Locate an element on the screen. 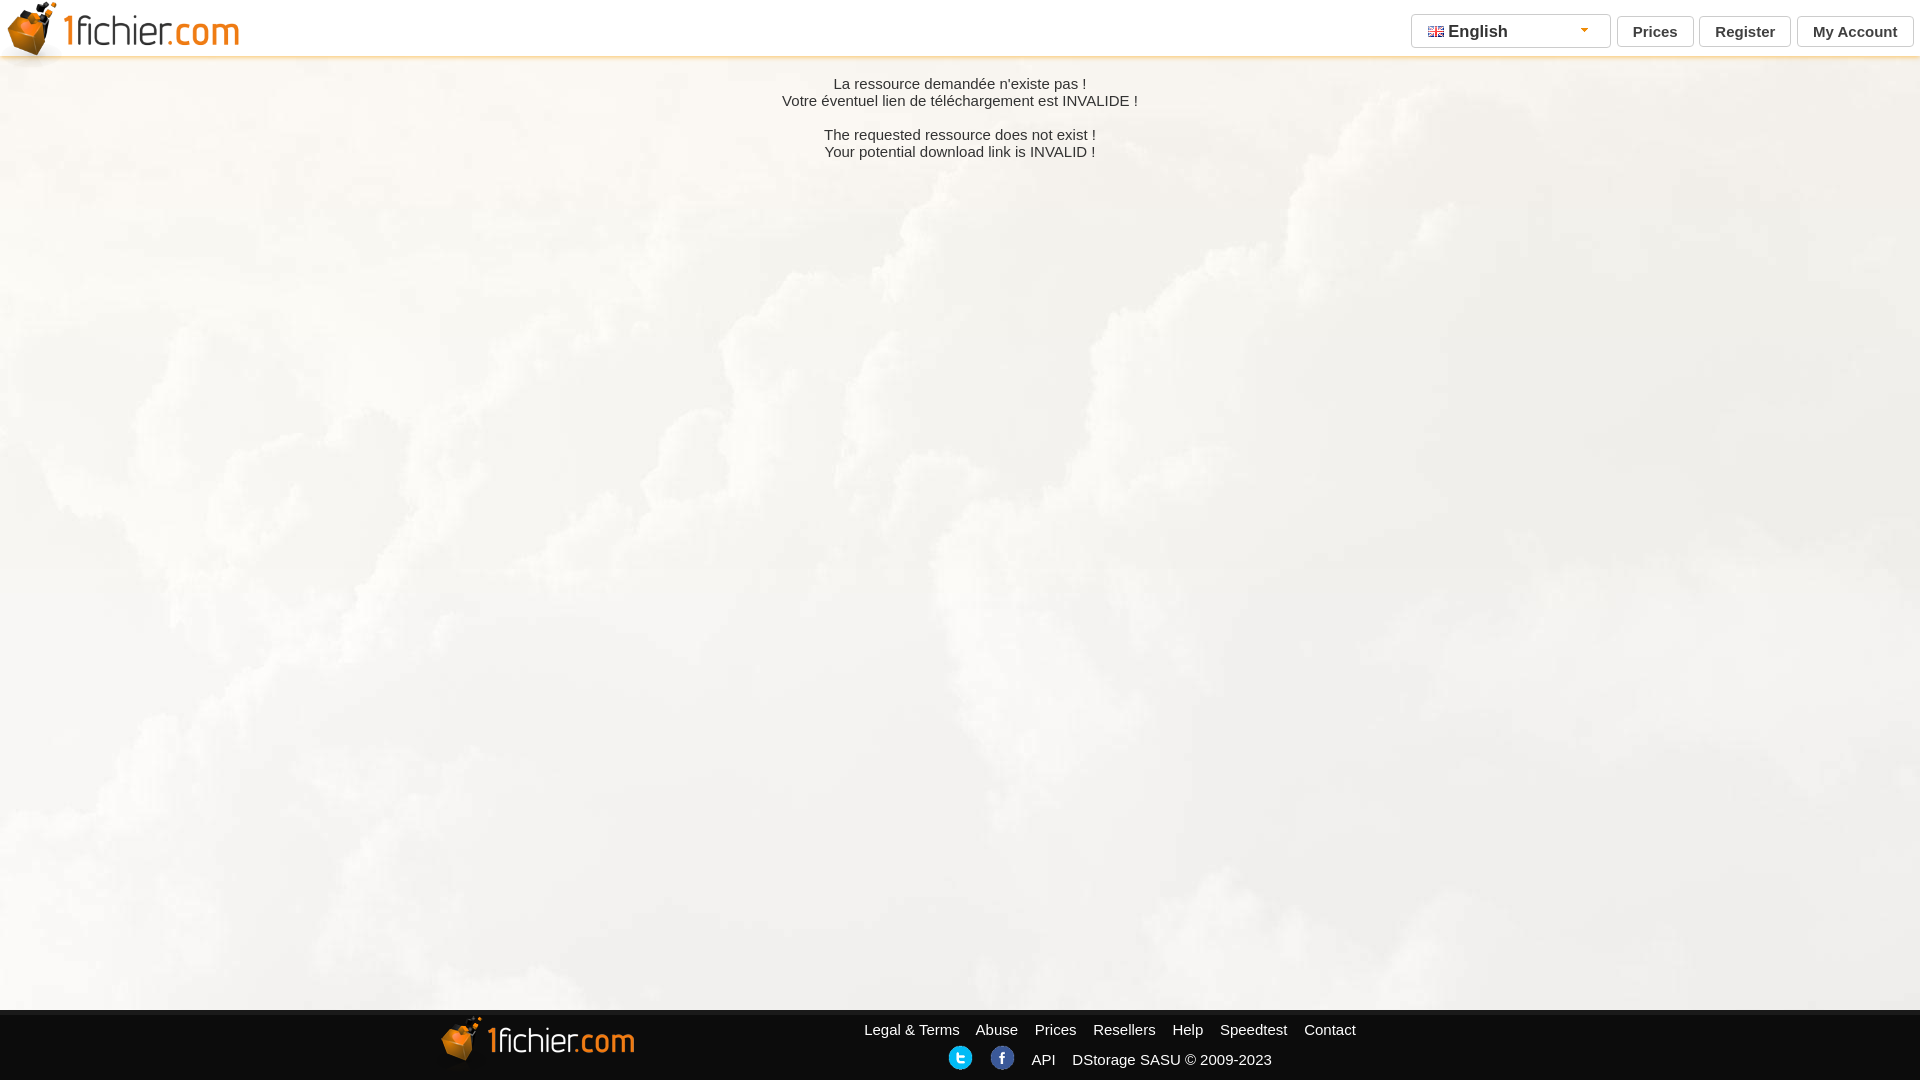 The image size is (1920, 1080). 'Resellers' is located at coordinates (1124, 1029).